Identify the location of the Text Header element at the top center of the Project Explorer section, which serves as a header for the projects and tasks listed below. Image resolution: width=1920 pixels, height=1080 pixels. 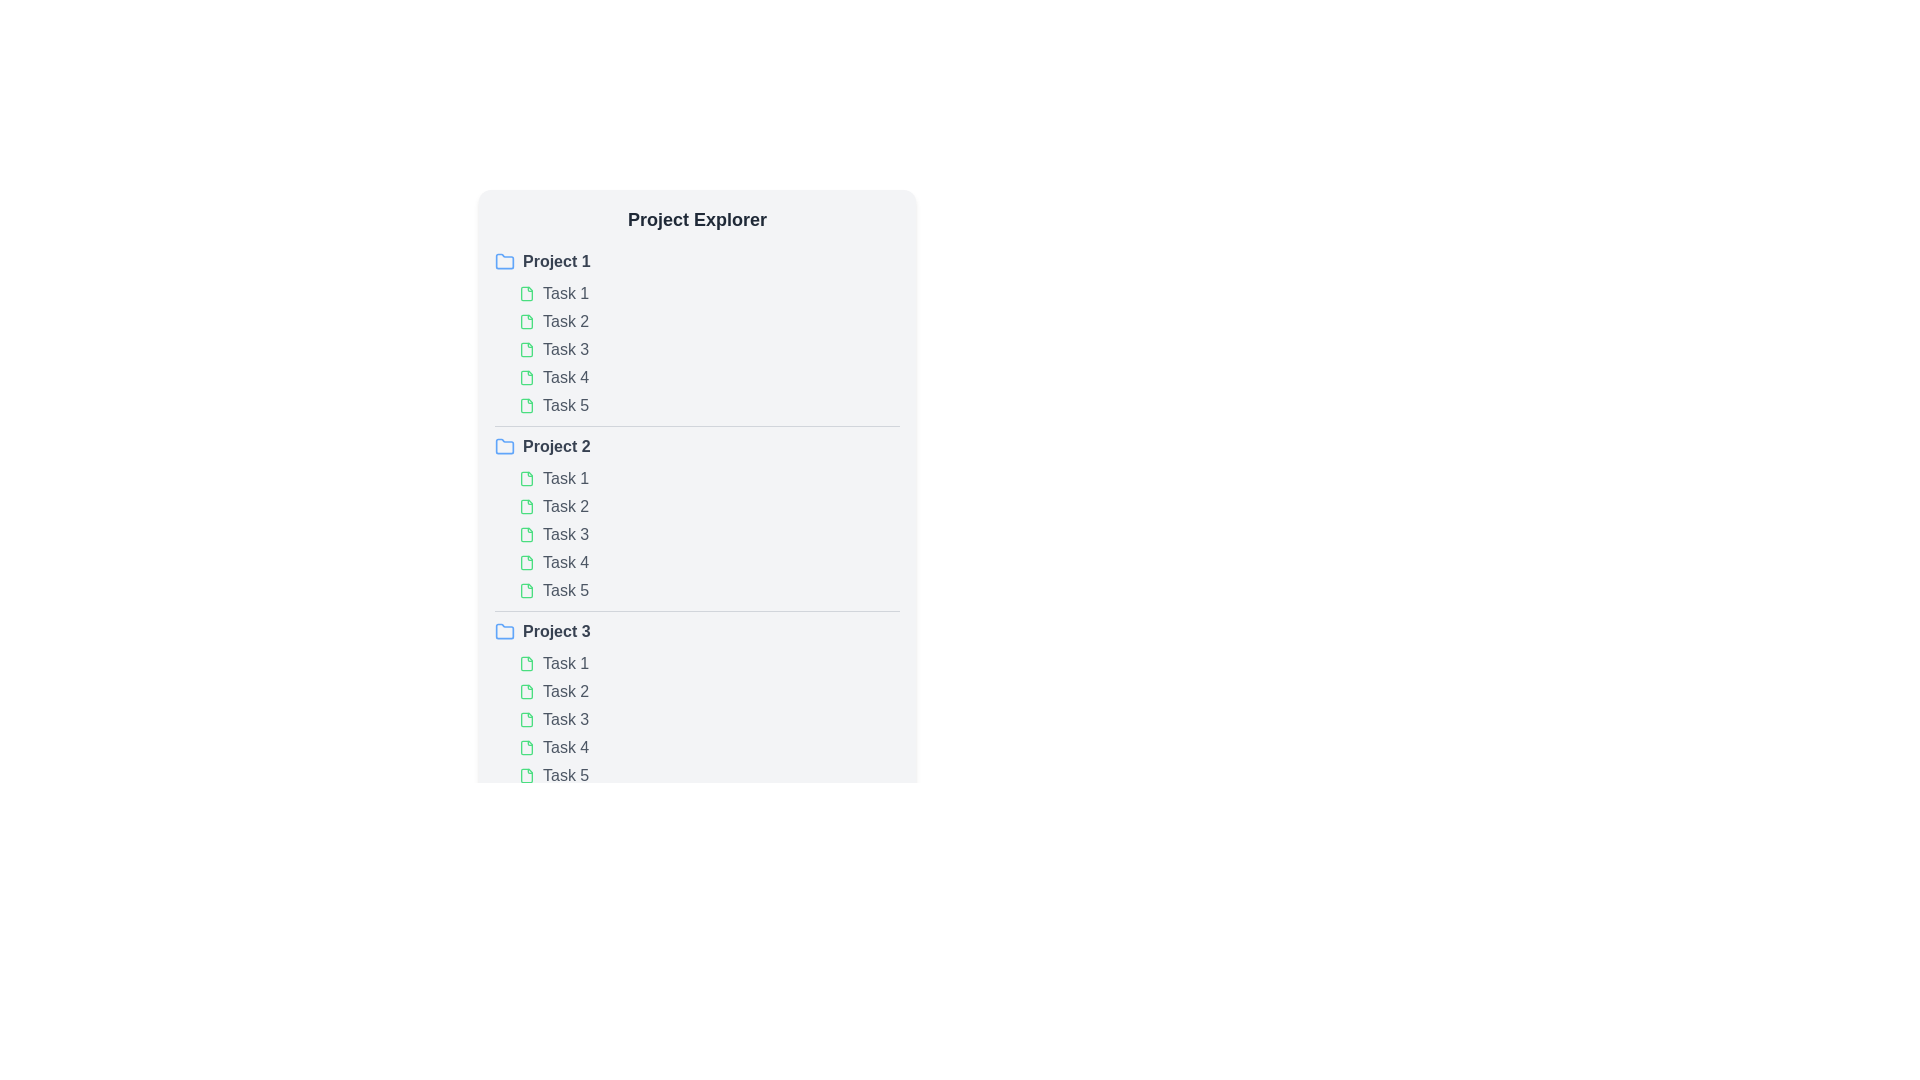
(697, 219).